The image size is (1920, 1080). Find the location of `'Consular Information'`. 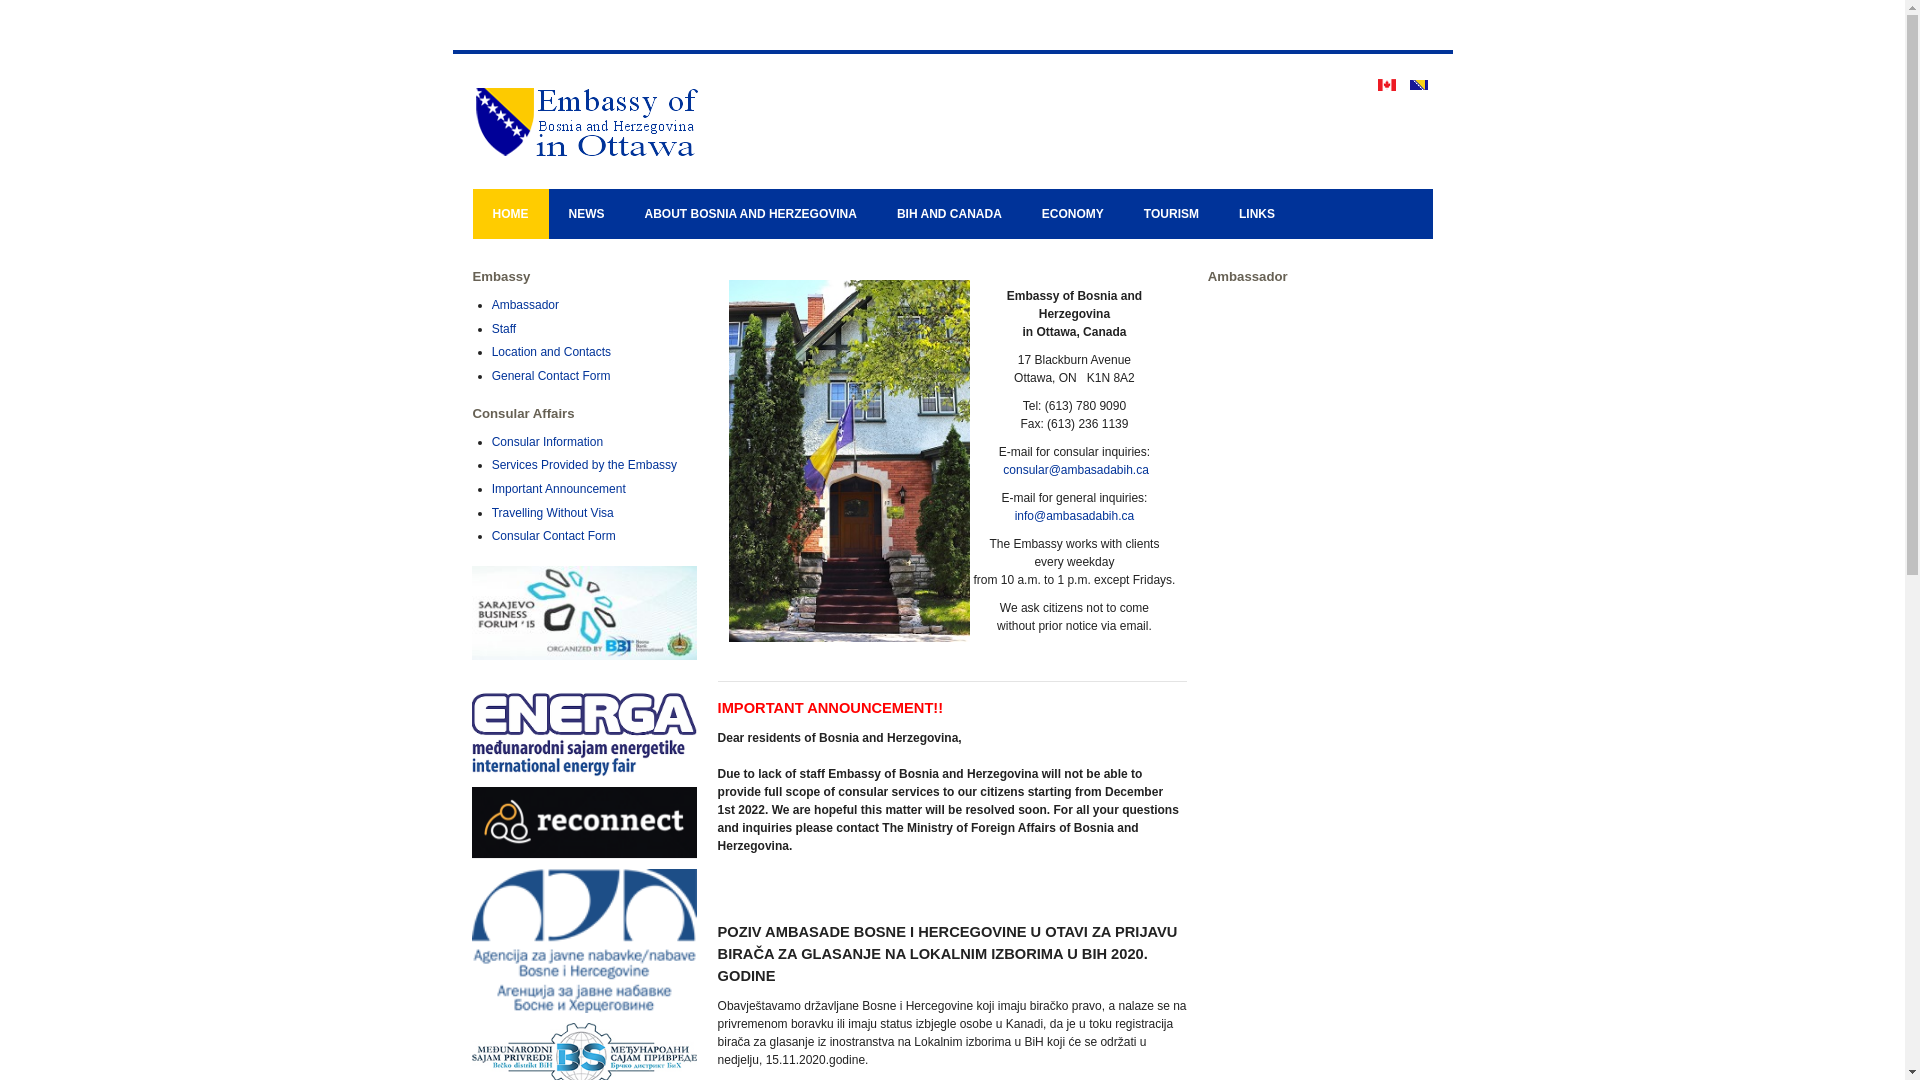

'Consular Information' is located at coordinates (547, 441).